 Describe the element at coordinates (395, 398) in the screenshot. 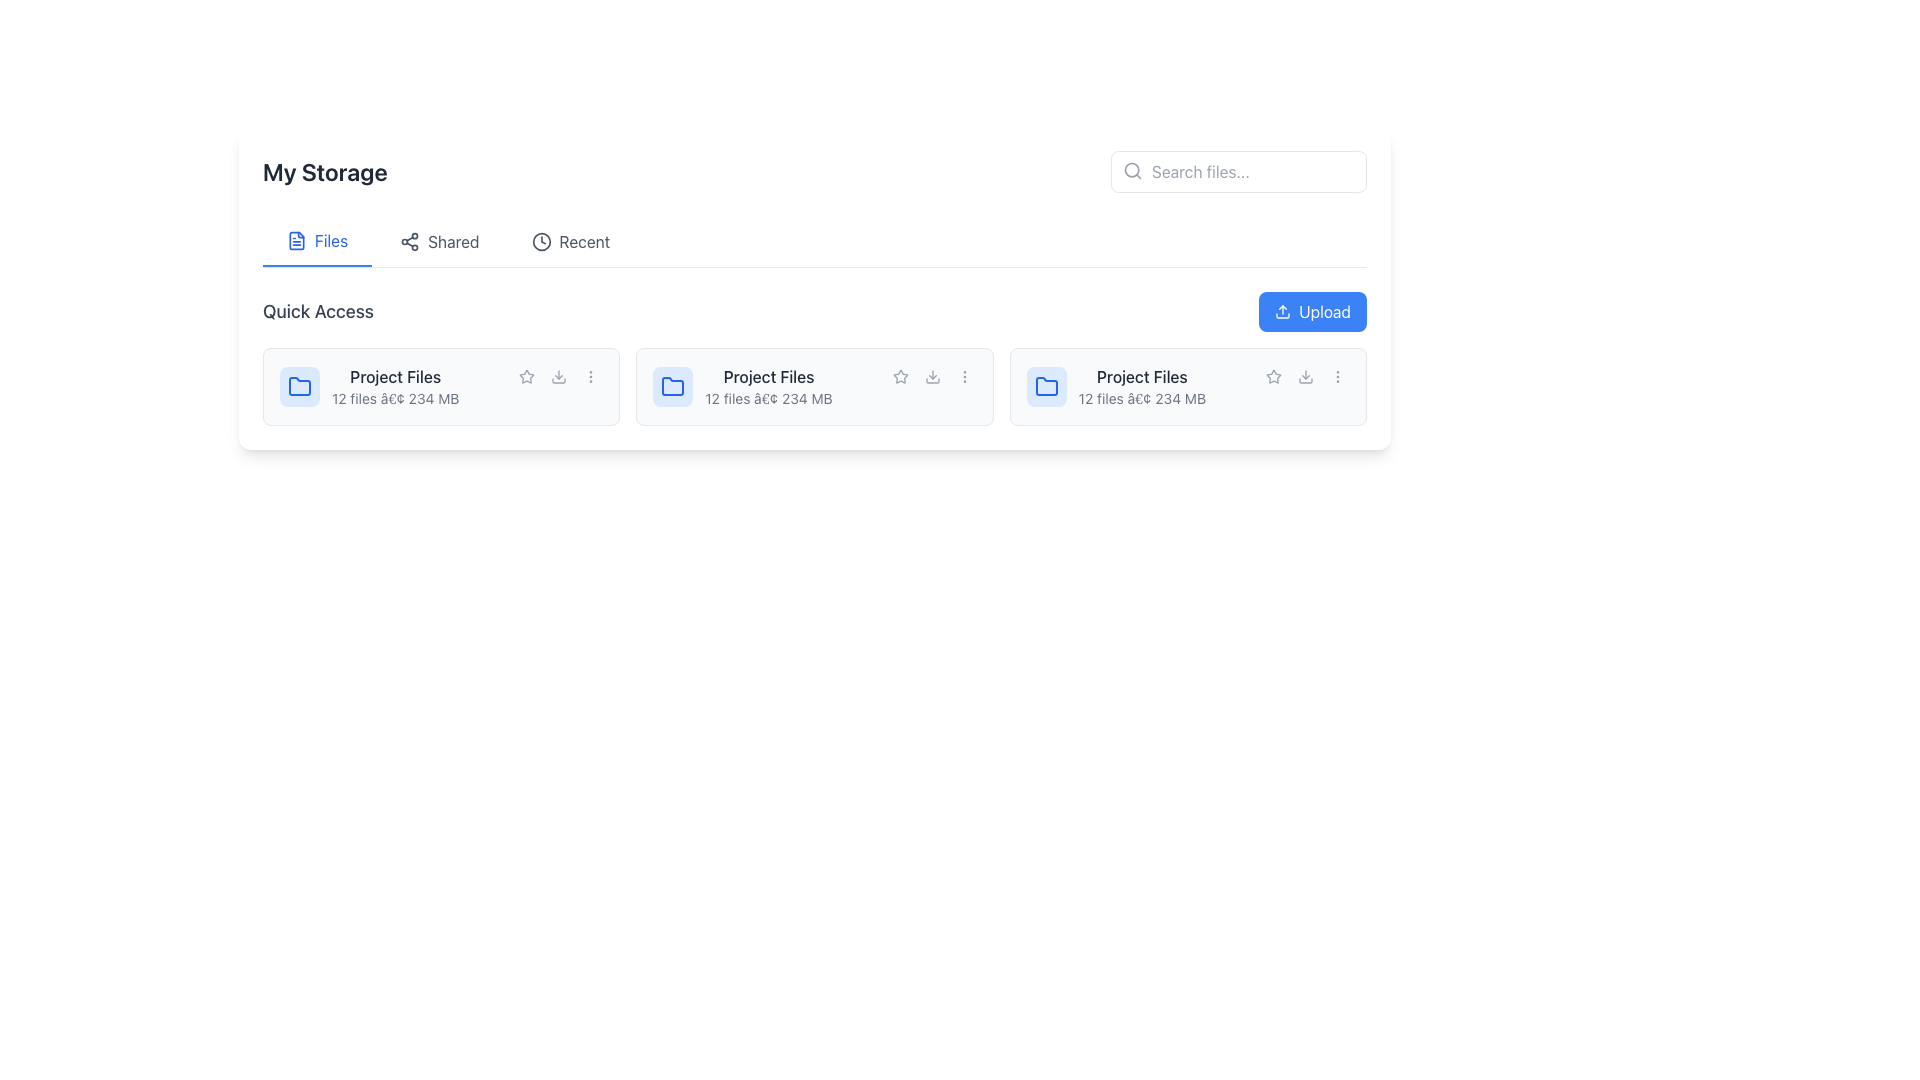

I see `the informational text displaying '12 files • 234 MB', which is styled in a small gray font and positioned below the 'Project Files' text, as part of the first card in the 'Quick Access' section` at that location.